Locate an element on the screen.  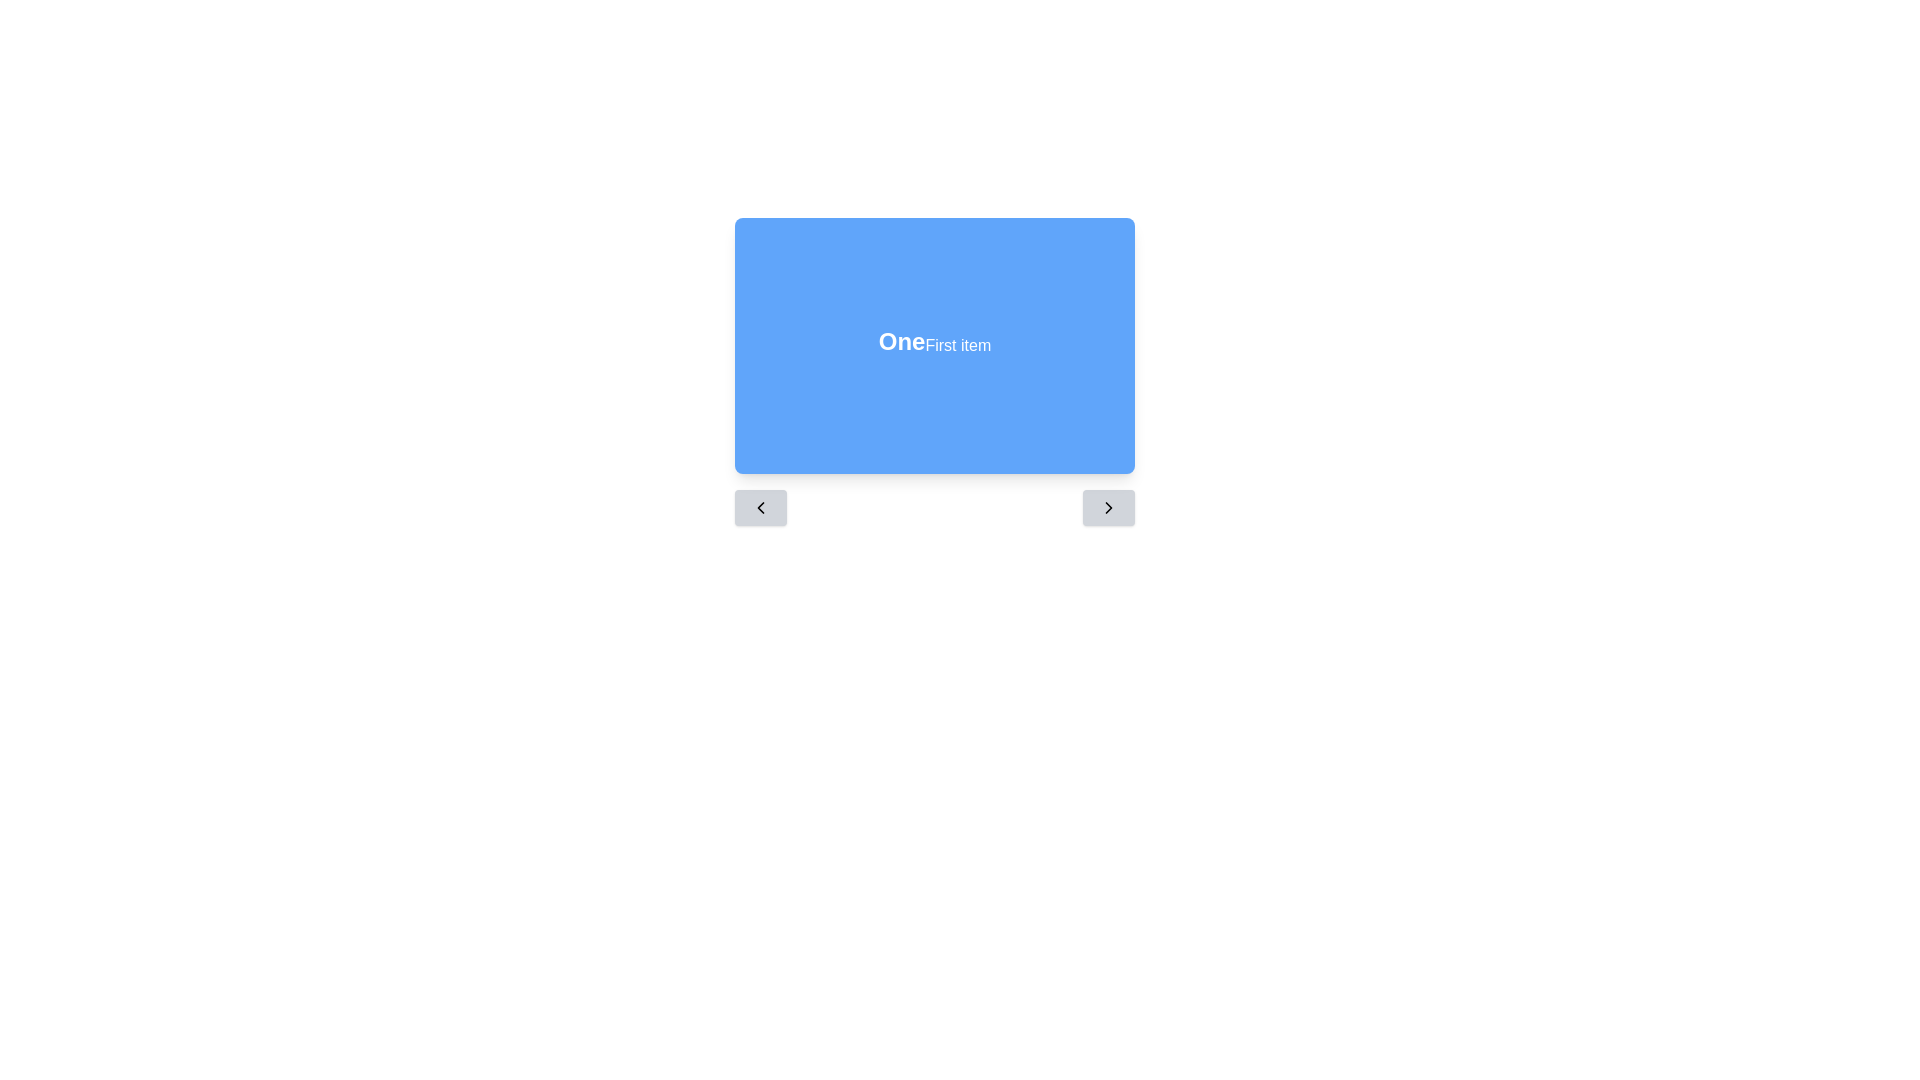
the left navigation icon, which is positioned to the left of the 'One First item' label in the carousel interface, to observe styling changes is located at coordinates (760, 507).